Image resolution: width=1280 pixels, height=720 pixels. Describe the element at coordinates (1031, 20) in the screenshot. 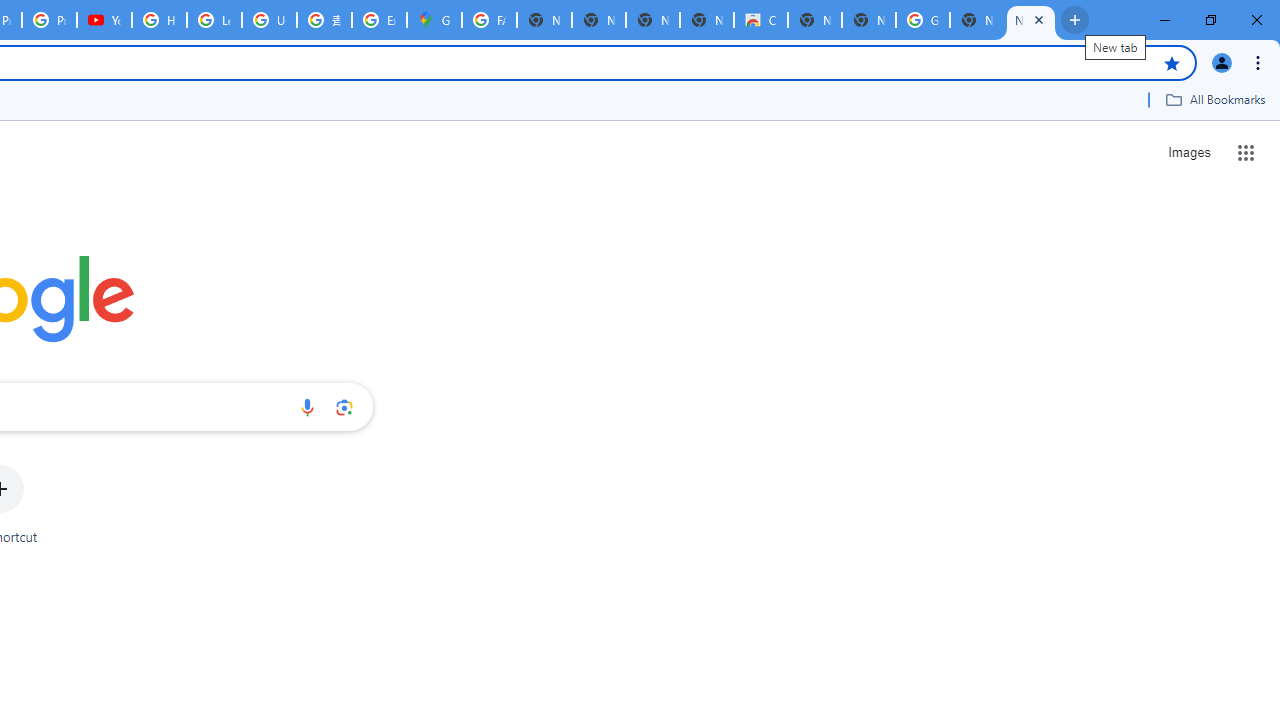

I see `'New Tab'` at that location.